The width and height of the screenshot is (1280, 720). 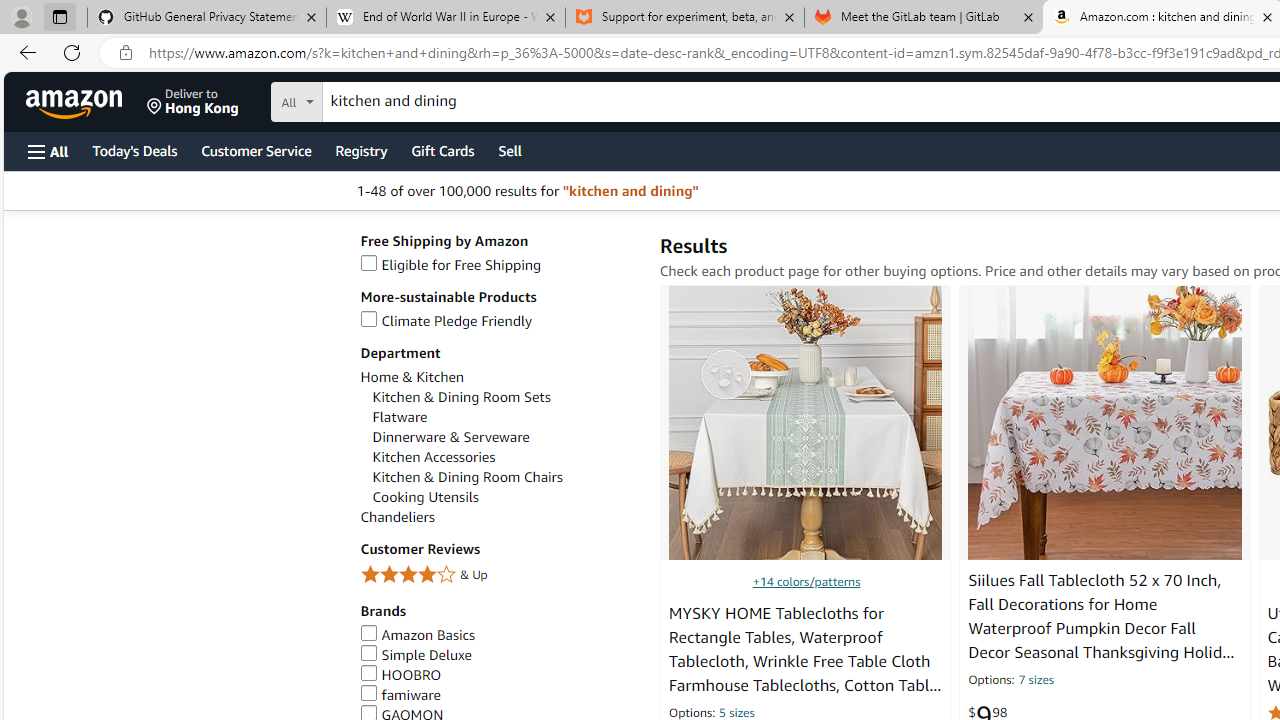 What do you see at coordinates (506, 457) in the screenshot?
I see `'Kitchen Accessories'` at bounding box center [506, 457].